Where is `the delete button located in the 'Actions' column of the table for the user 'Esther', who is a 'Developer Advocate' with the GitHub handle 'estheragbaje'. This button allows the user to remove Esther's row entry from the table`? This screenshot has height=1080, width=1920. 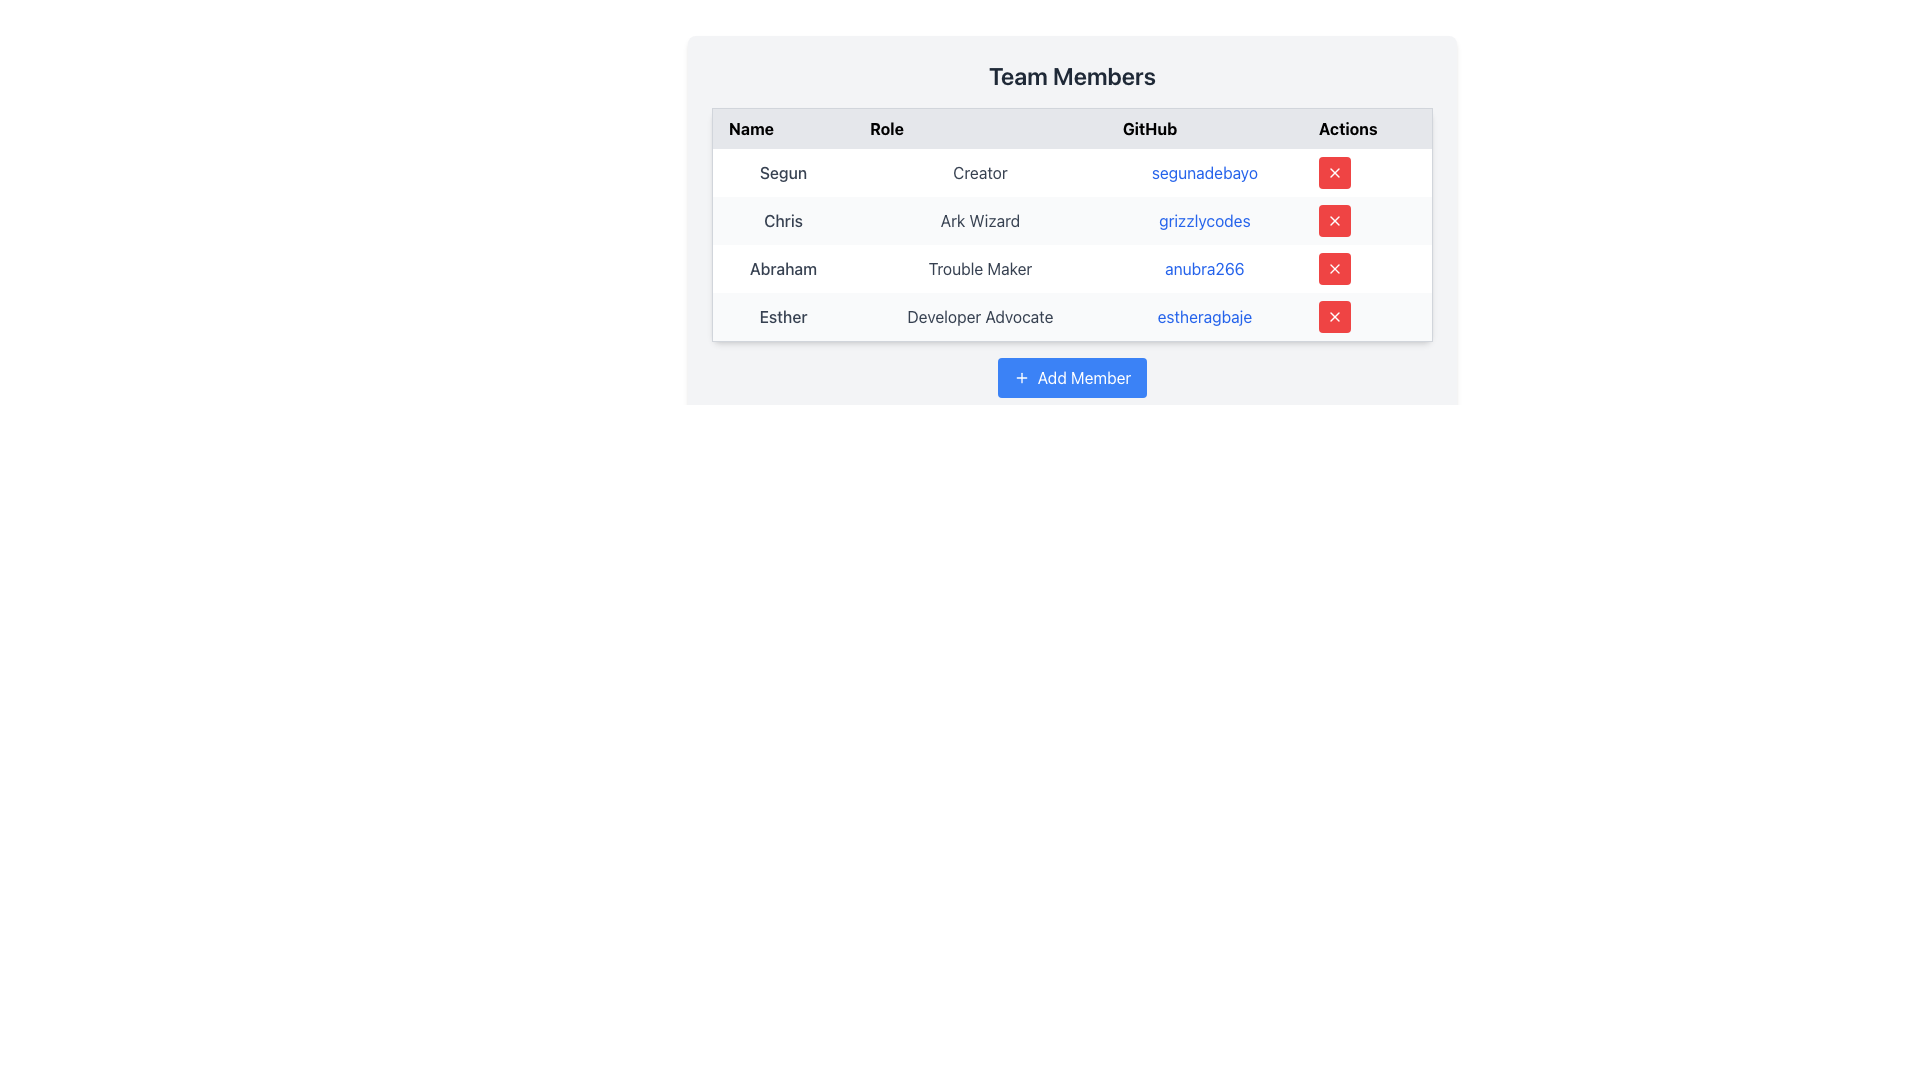 the delete button located in the 'Actions' column of the table for the user 'Esther', who is a 'Developer Advocate' with the GitHub handle 'estheragbaje'. This button allows the user to remove Esther's row entry from the table is located at coordinates (1366, 316).